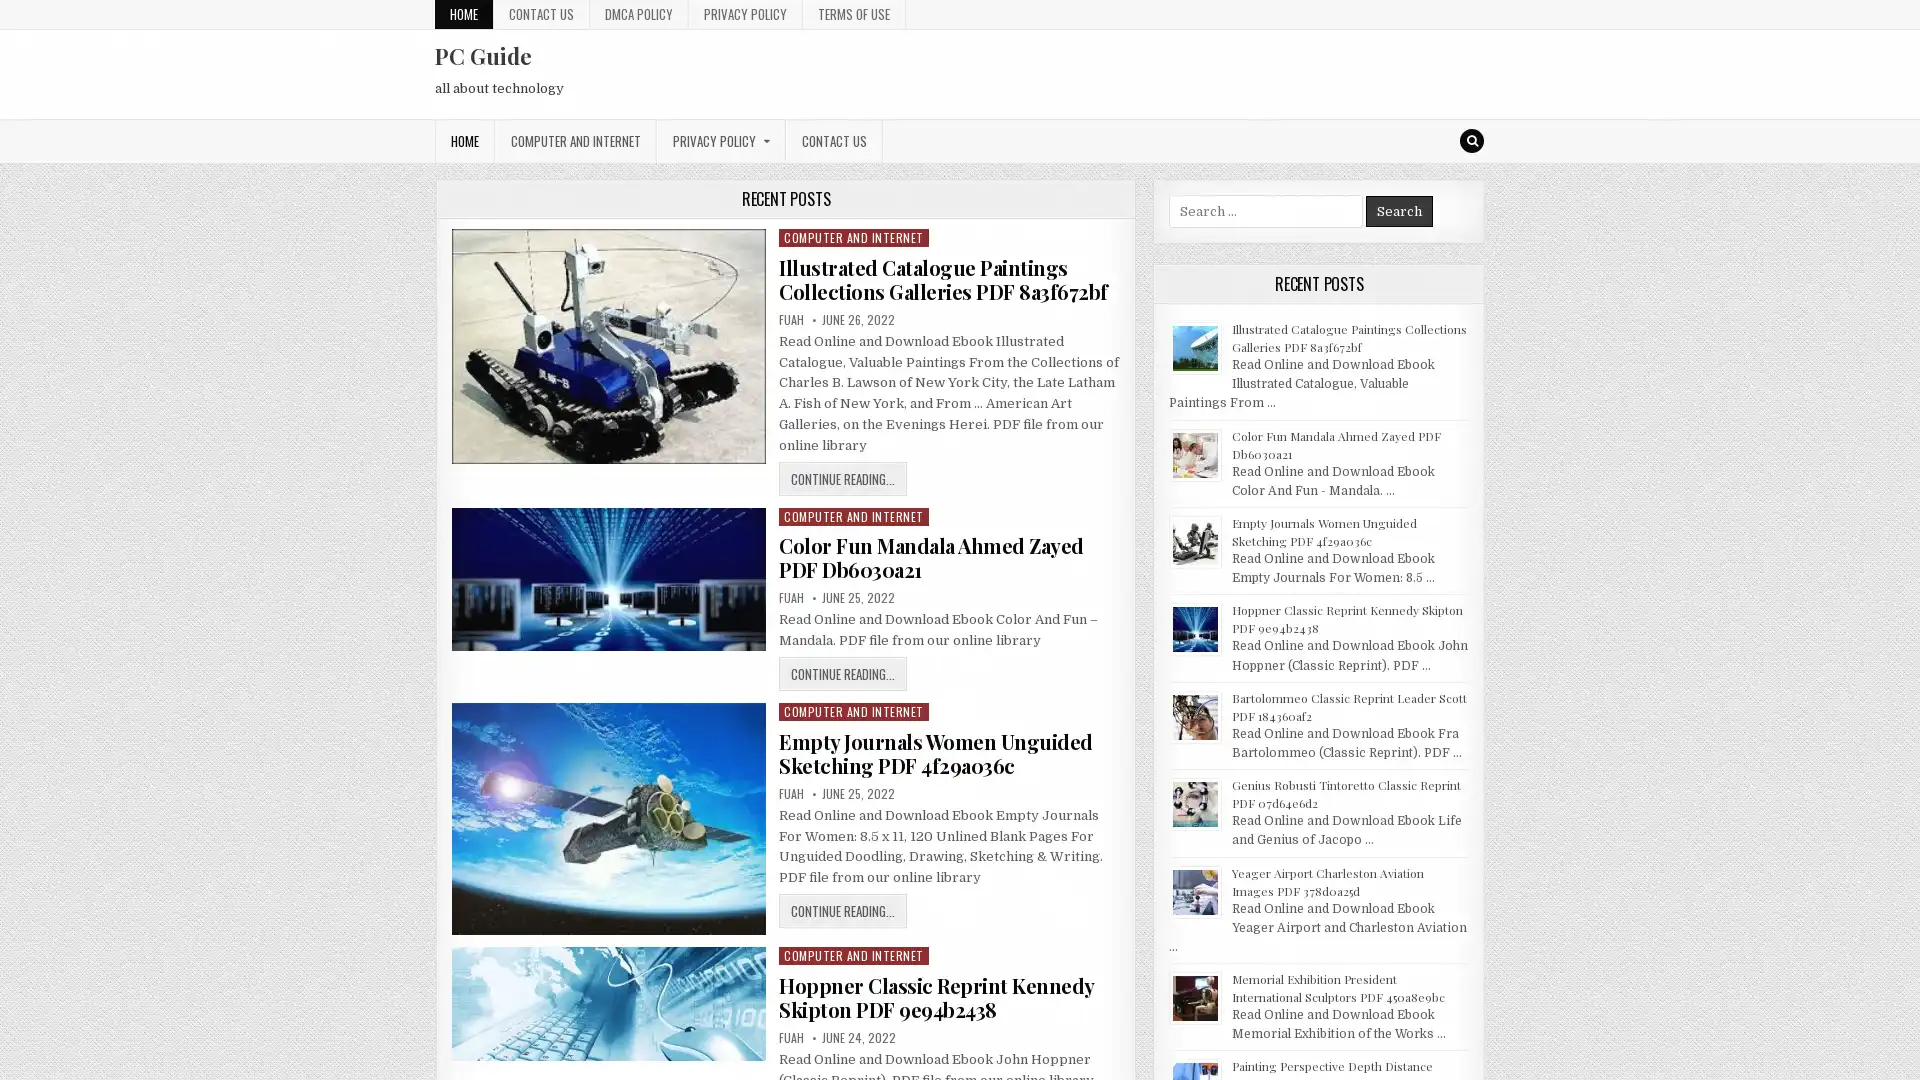 Image resolution: width=1920 pixels, height=1080 pixels. Describe the element at coordinates (1398, 211) in the screenshot. I see `Search` at that location.